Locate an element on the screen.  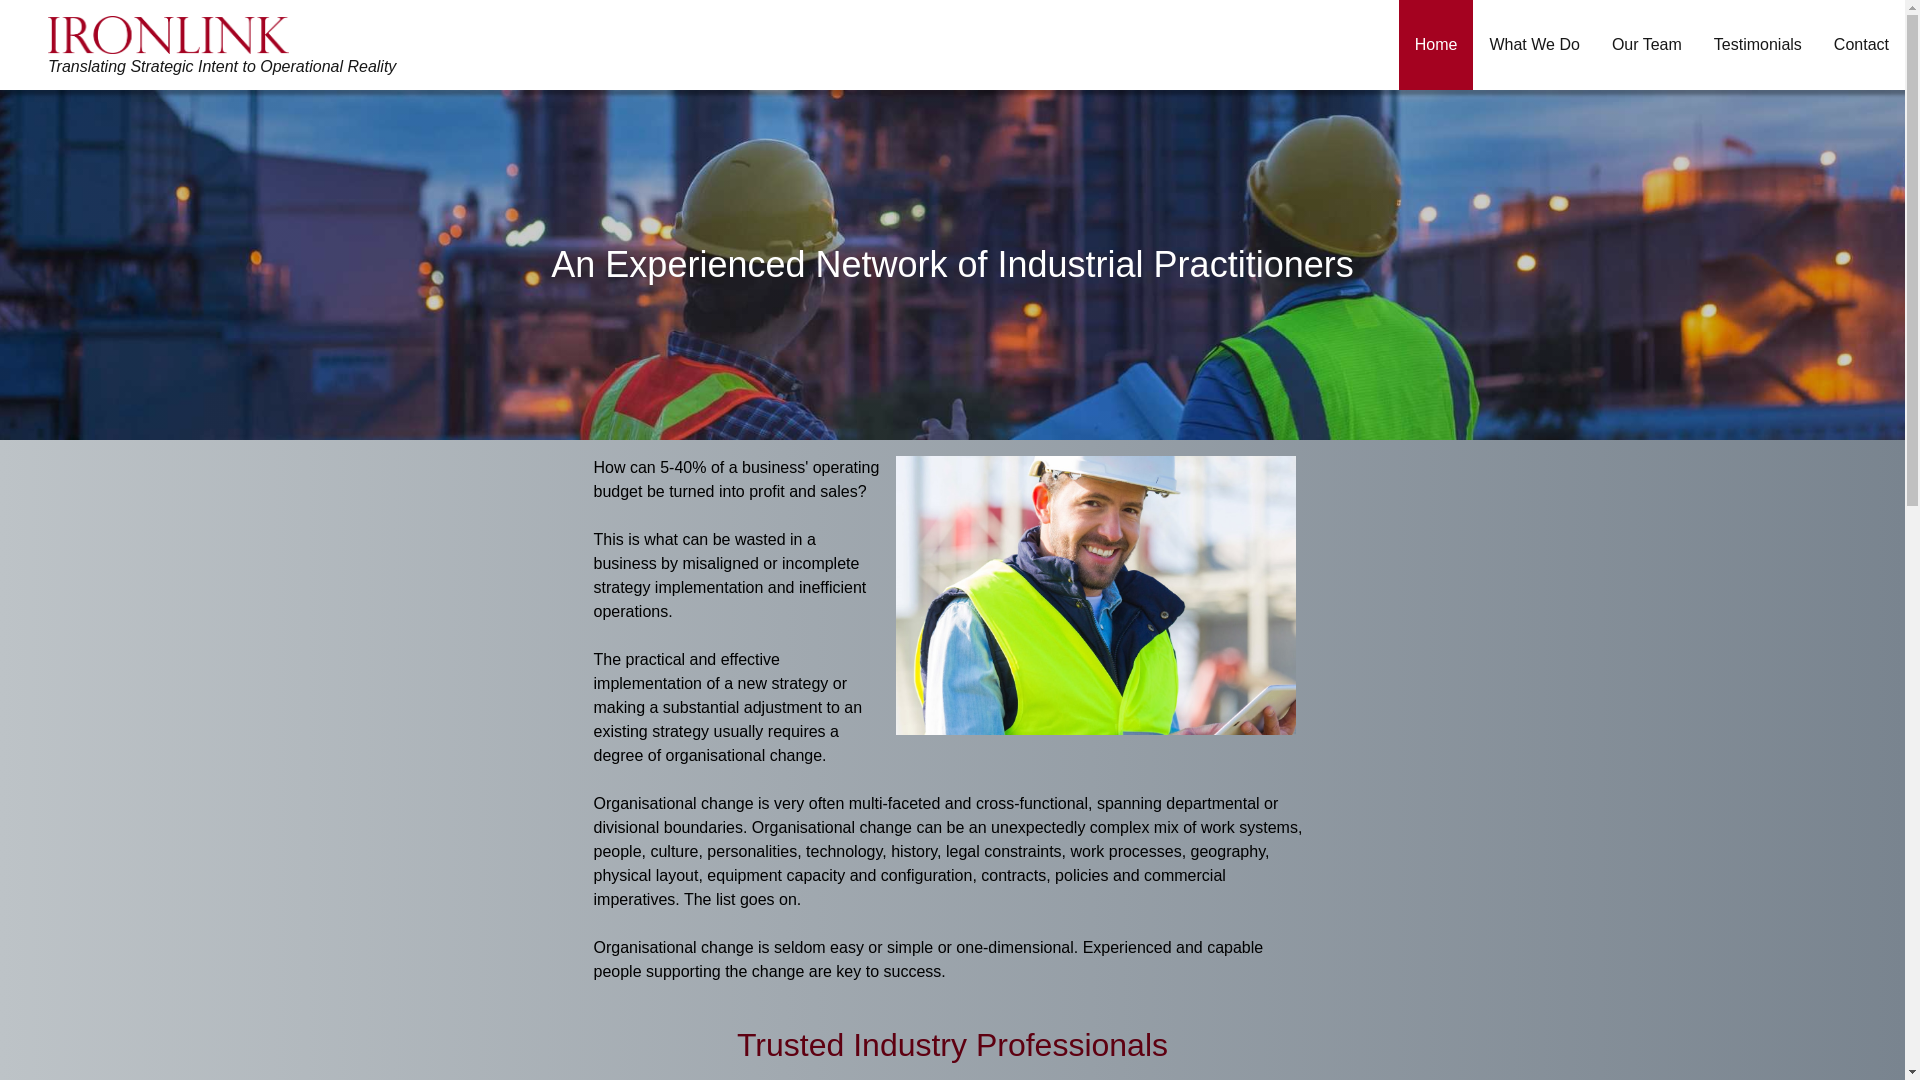
'Testimonials' is located at coordinates (1697, 45).